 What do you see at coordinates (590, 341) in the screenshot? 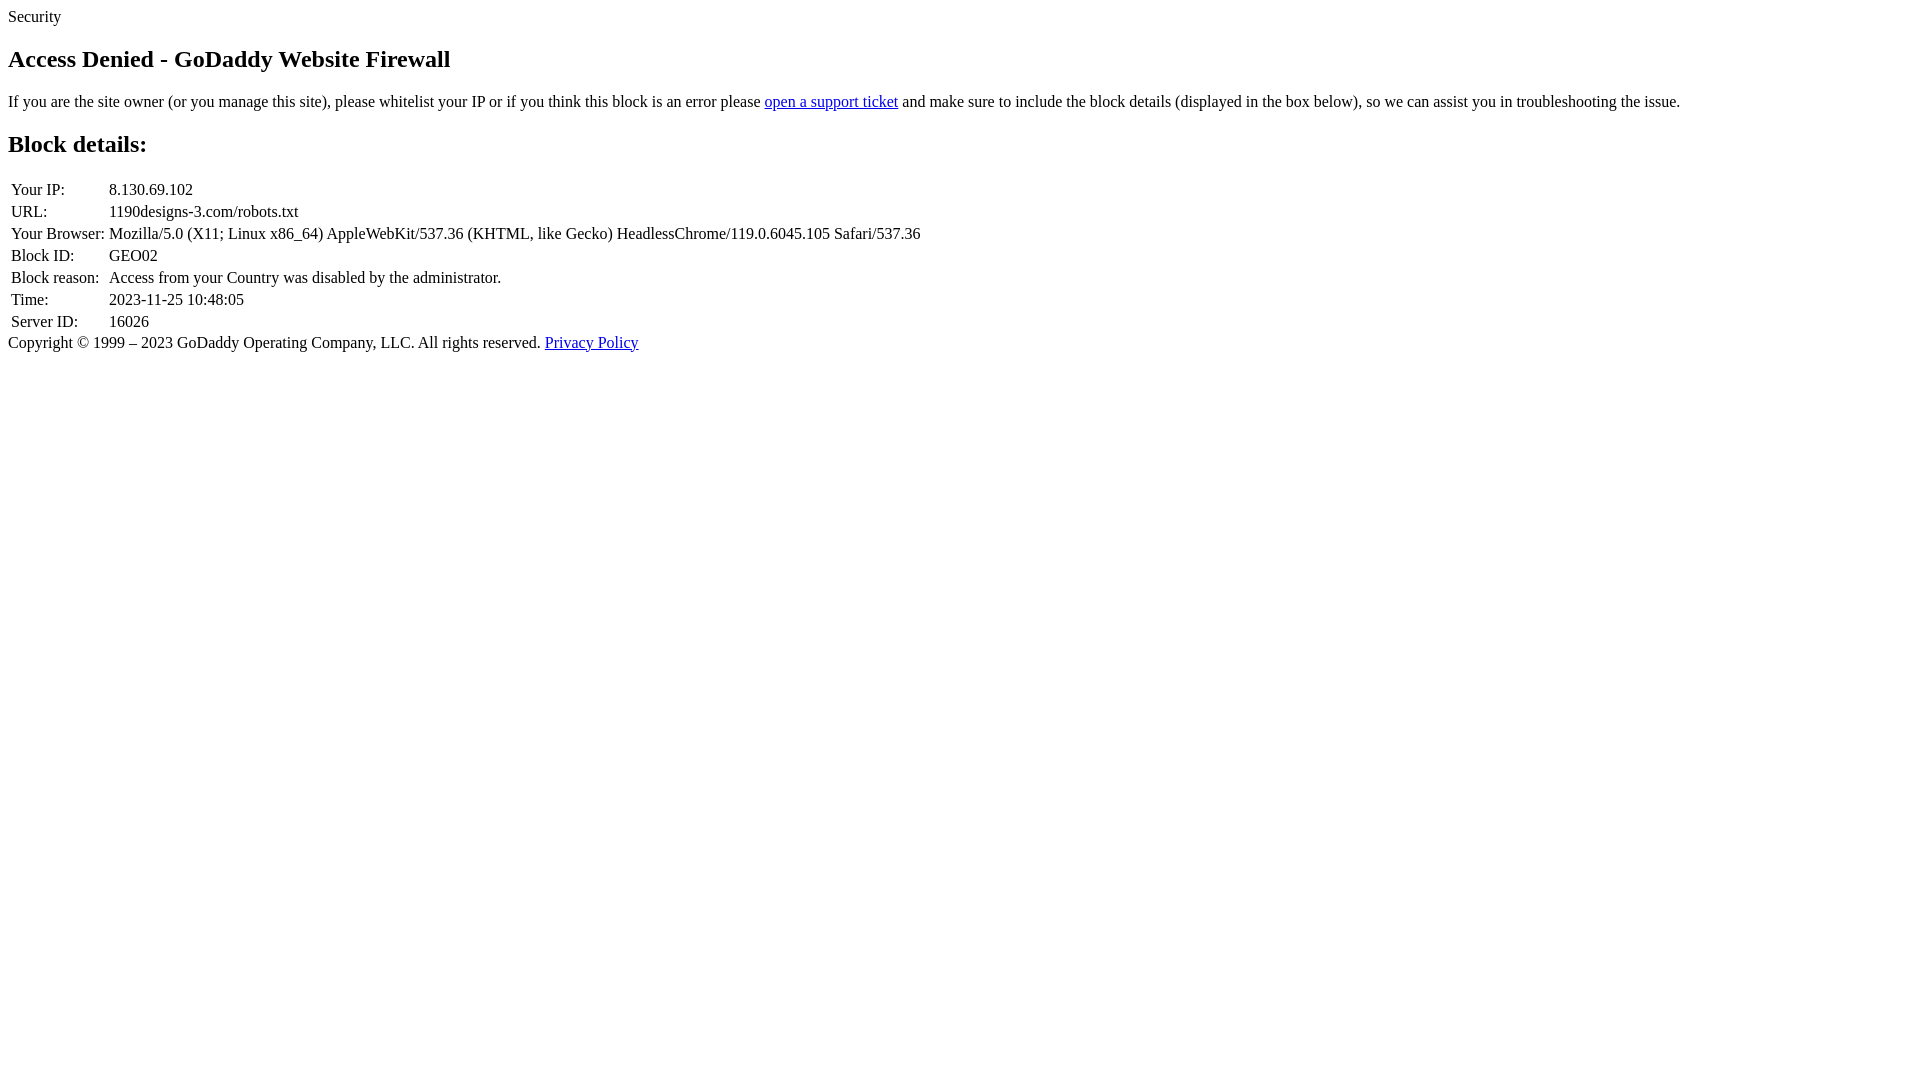
I see `'Privacy Policy'` at bounding box center [590, 341].